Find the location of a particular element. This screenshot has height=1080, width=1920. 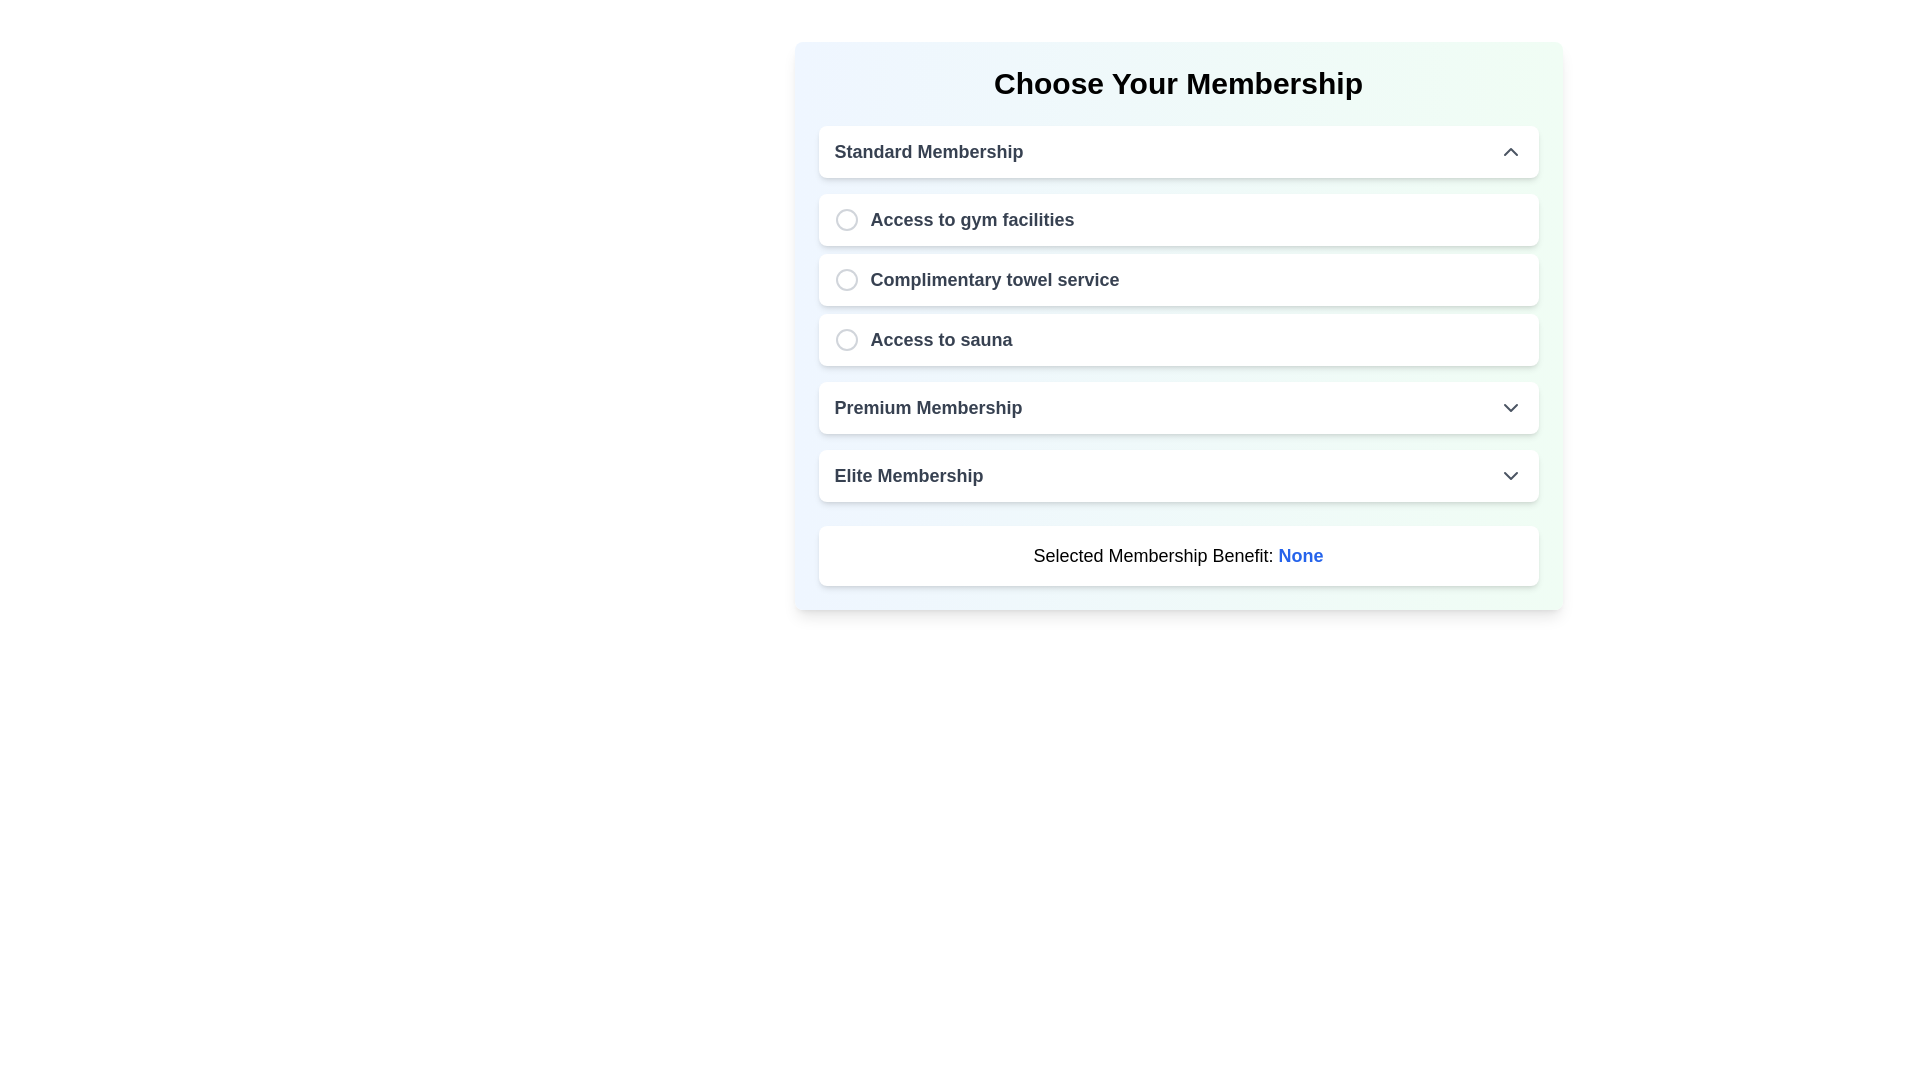

text label displaying 'Standard Membership', which is styled in bold, dark gray font and located at the top-left corner of a card interface is located at coordinates (928, 150).